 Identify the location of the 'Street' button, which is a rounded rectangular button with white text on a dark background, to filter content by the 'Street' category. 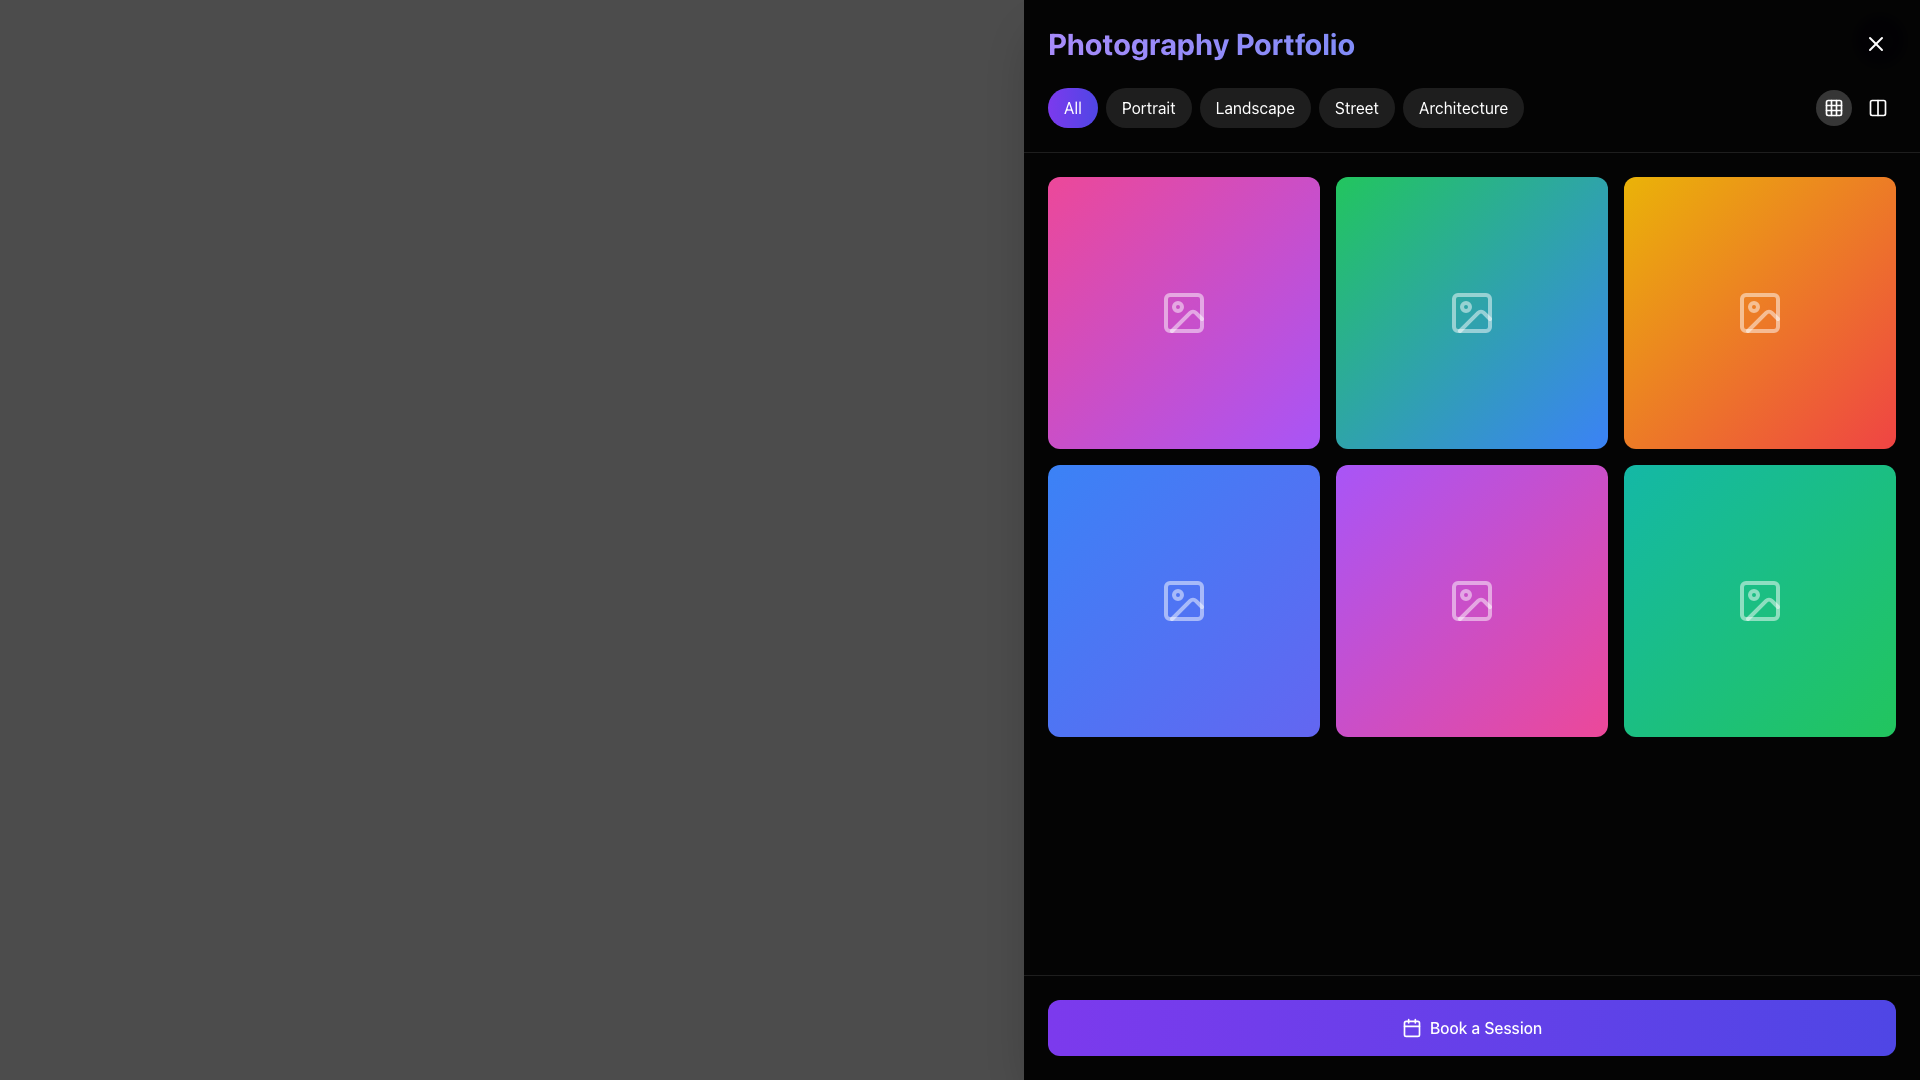
(1356, 108).